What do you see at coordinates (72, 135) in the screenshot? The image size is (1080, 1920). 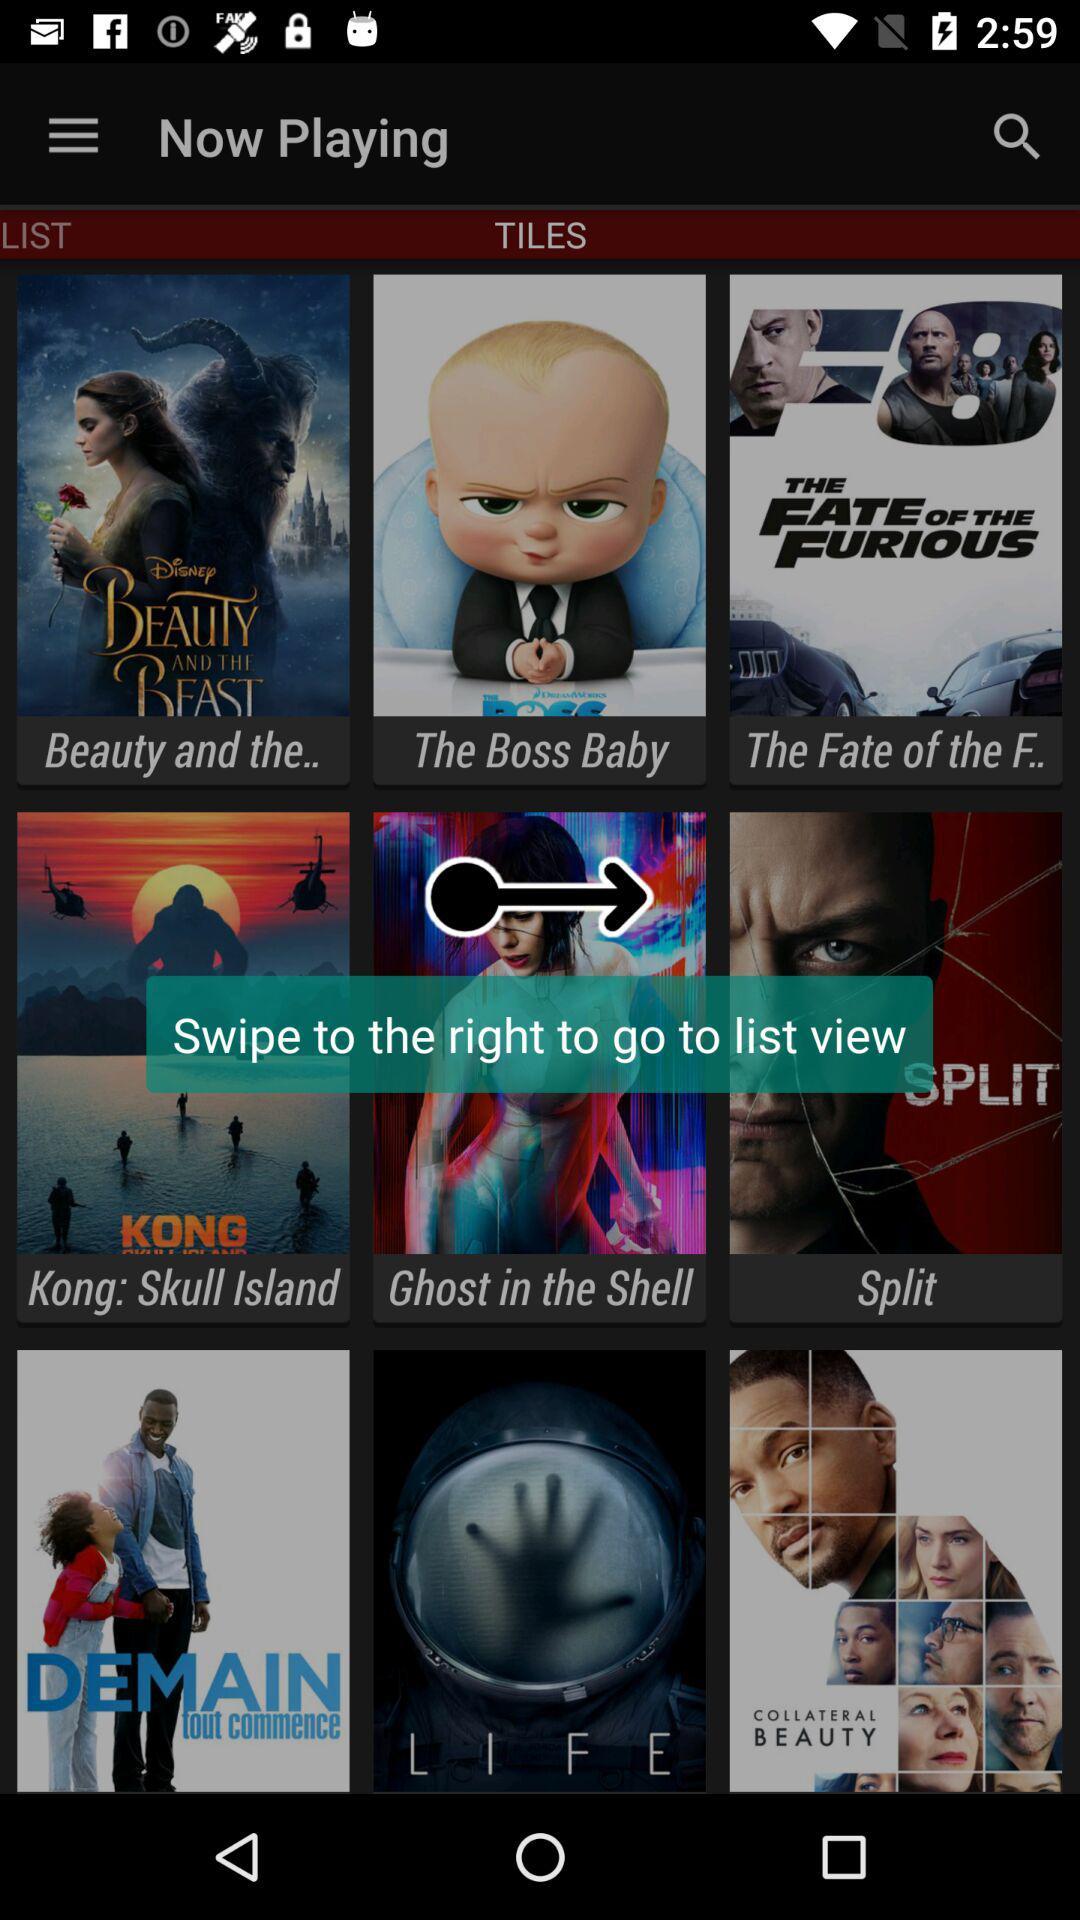 I see `the icon next to now playing` at bounding box center [72, 135].